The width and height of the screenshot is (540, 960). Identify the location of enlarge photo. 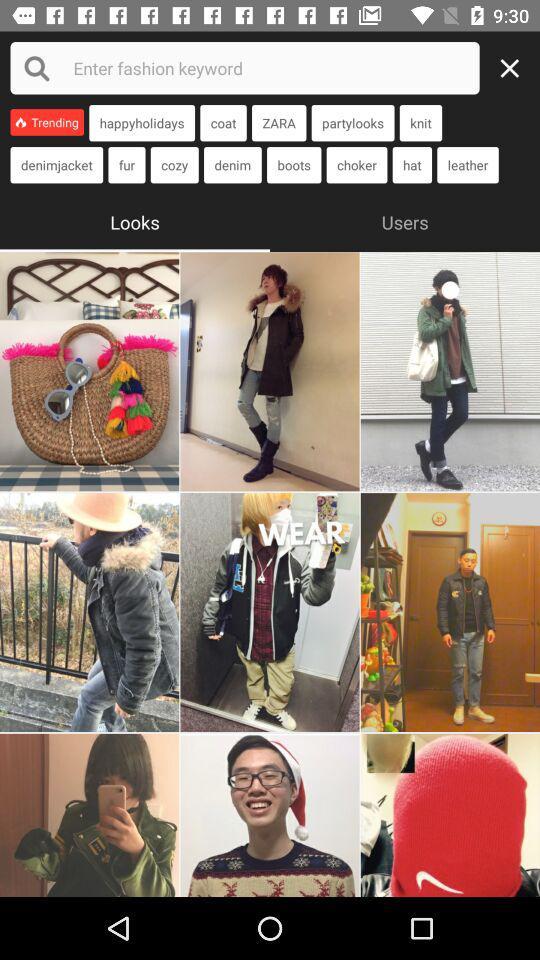
(450, 370).